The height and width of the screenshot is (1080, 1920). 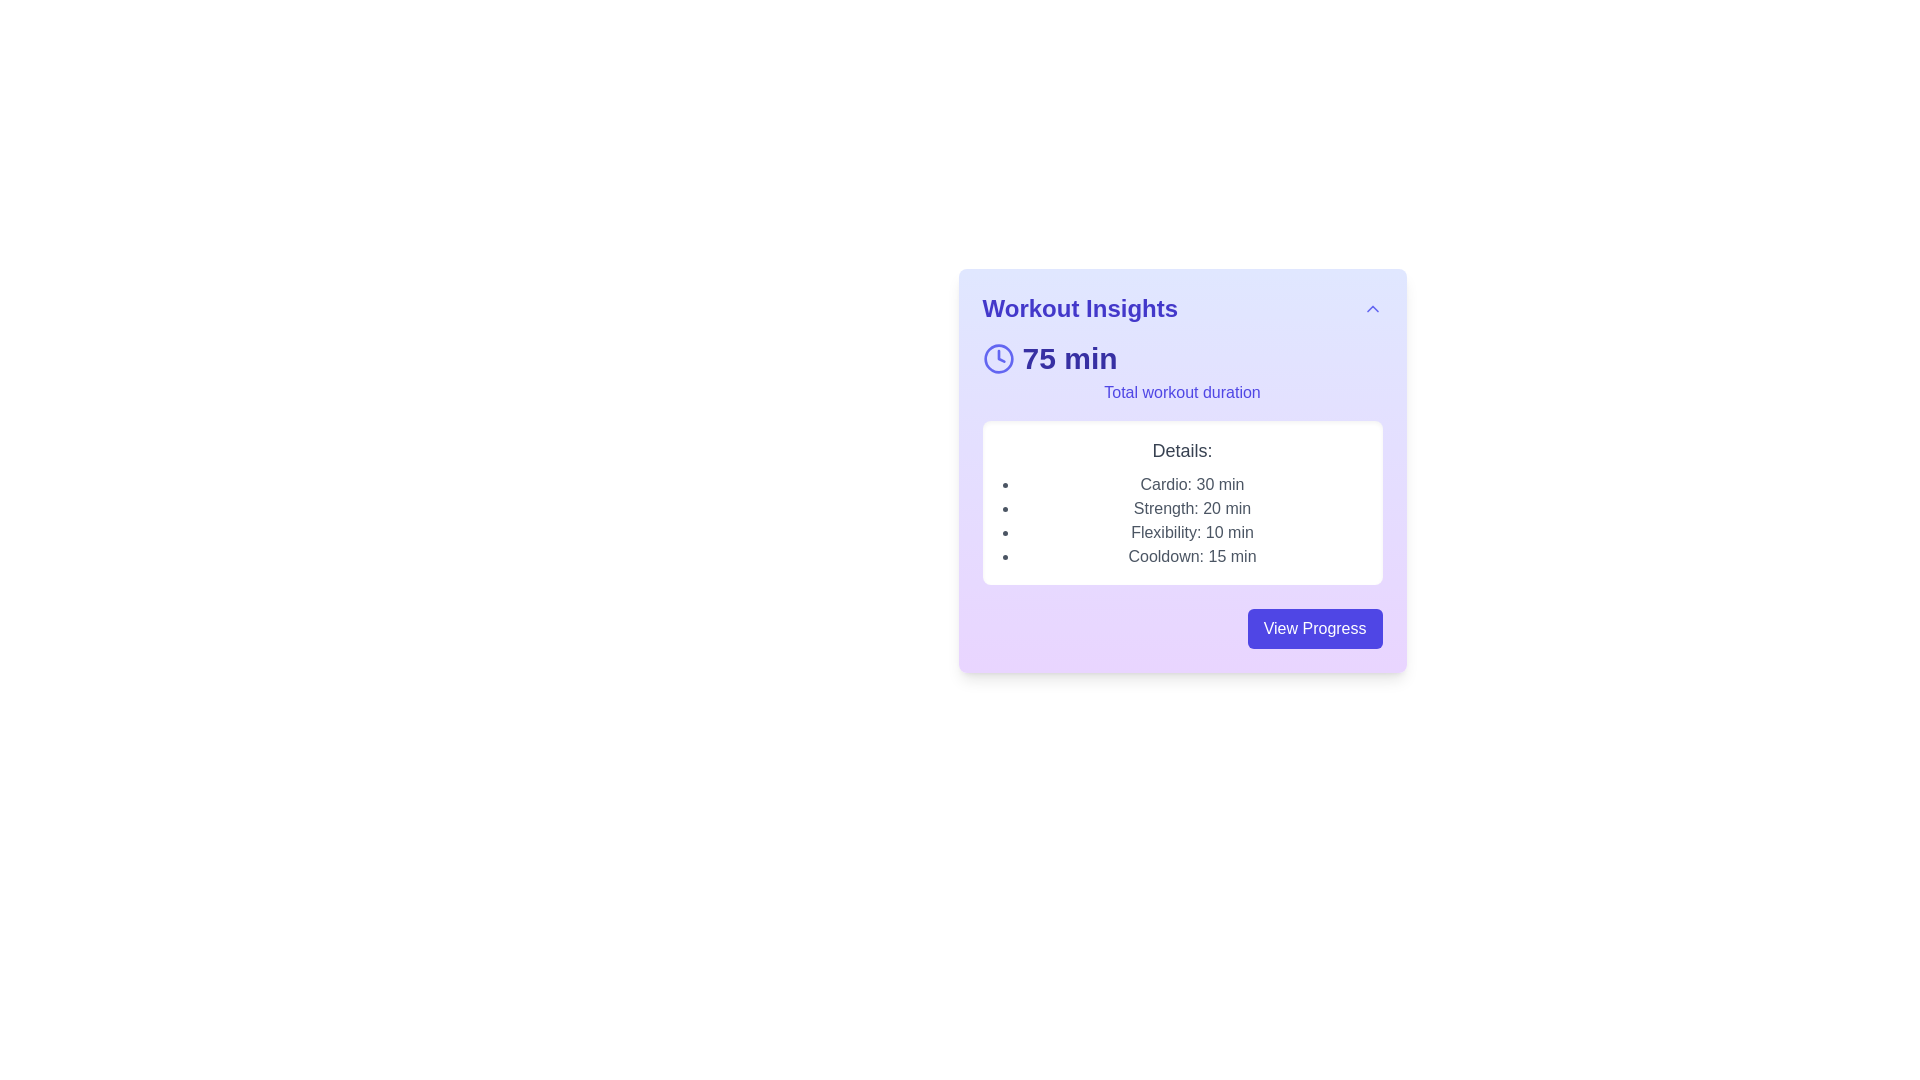 I want to click on the label that serves as a heading for the workout activities breakdown, located at the top of the content area of the card, so click(x=1182, y=451).